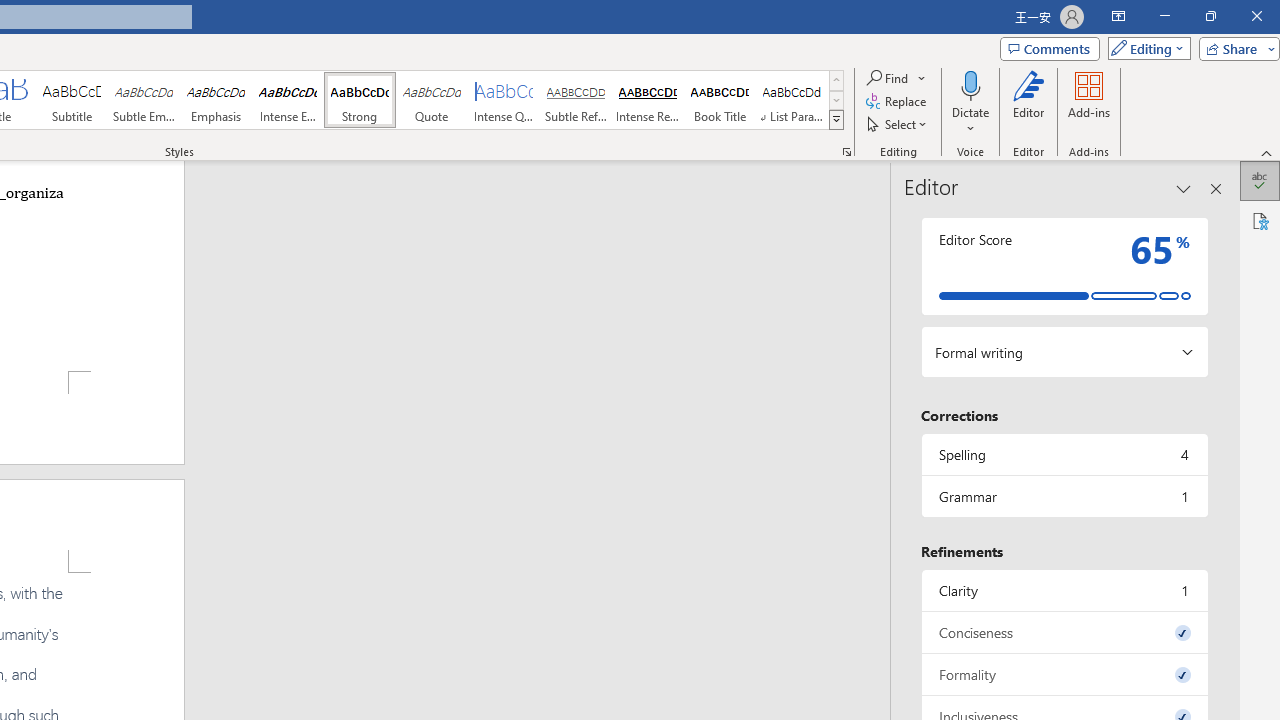 This screenshot has width=1280, height=720. I want to click on 'Conciseness, 0 issues. Press space or enter to review items.', so click(1063, 632).